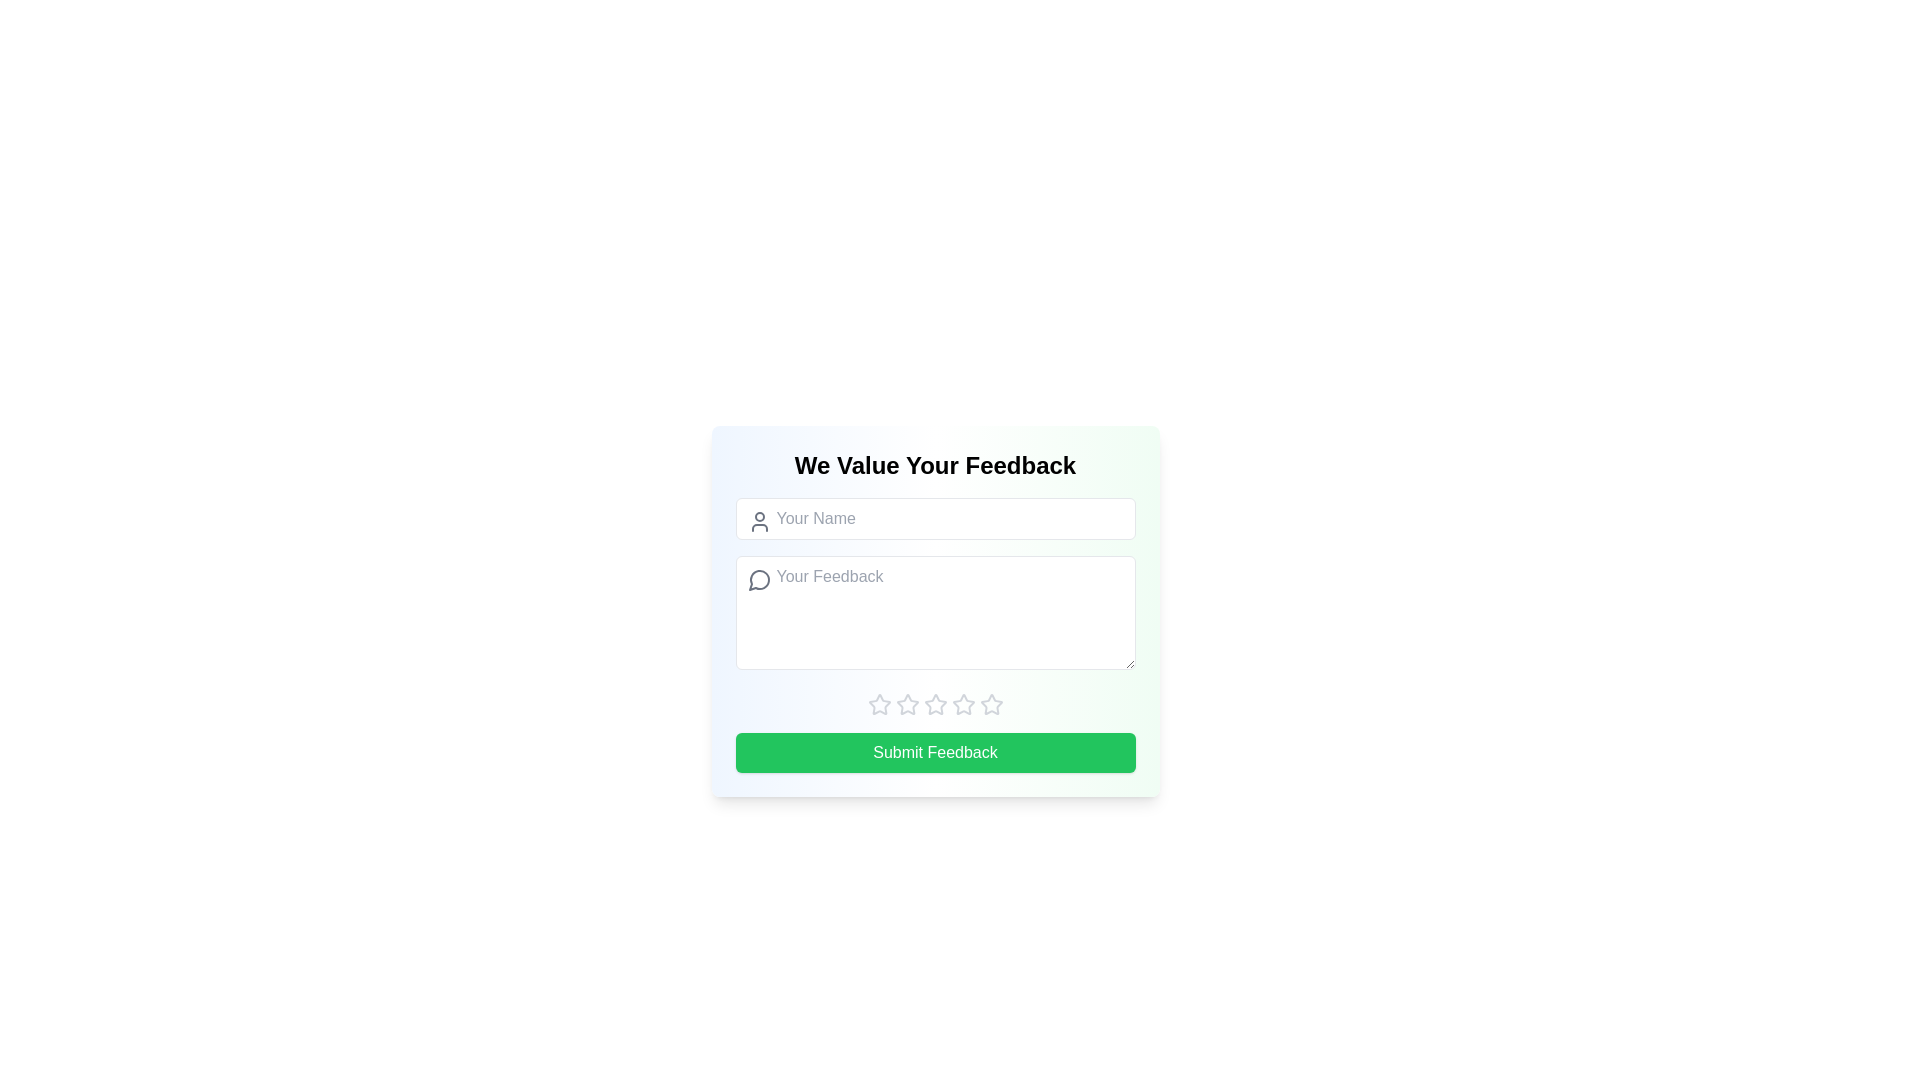 Image resolution: width=1920 pixels, height=1080 pixels. Describe the element at coordinates (934, 704) in the screenshot. I see `the fourth gray, unfilled star icon in the horizontal sequence beneath the feedback input field to rate it` at that location.